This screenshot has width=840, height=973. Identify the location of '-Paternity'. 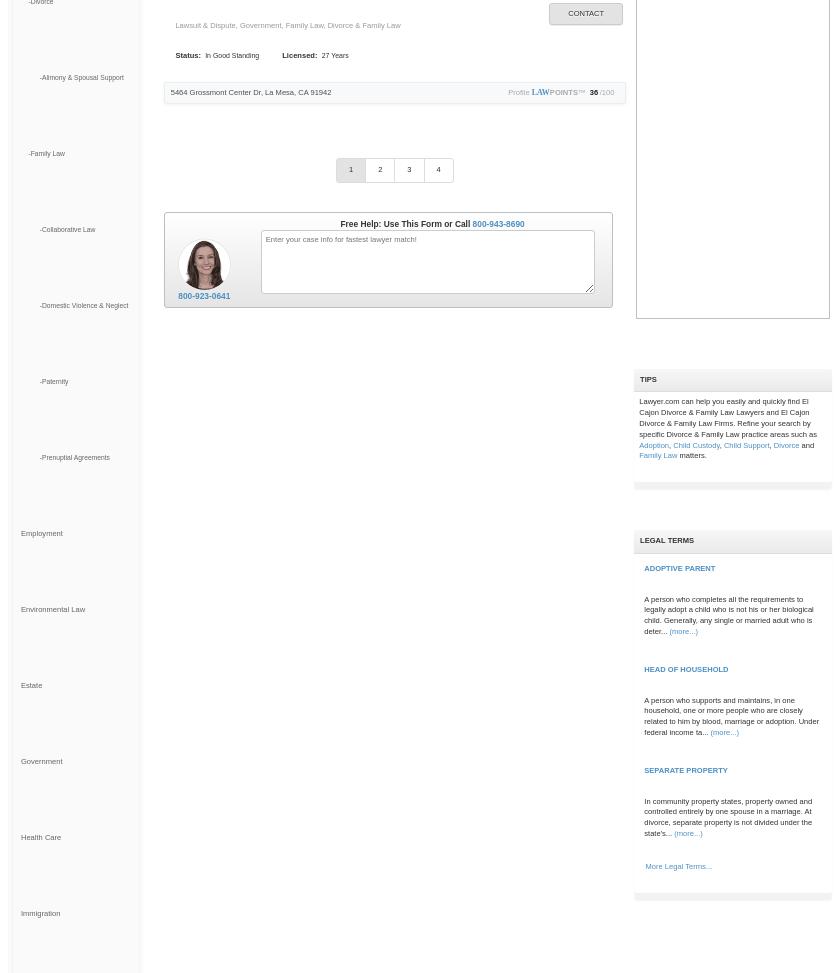
(47, 379).